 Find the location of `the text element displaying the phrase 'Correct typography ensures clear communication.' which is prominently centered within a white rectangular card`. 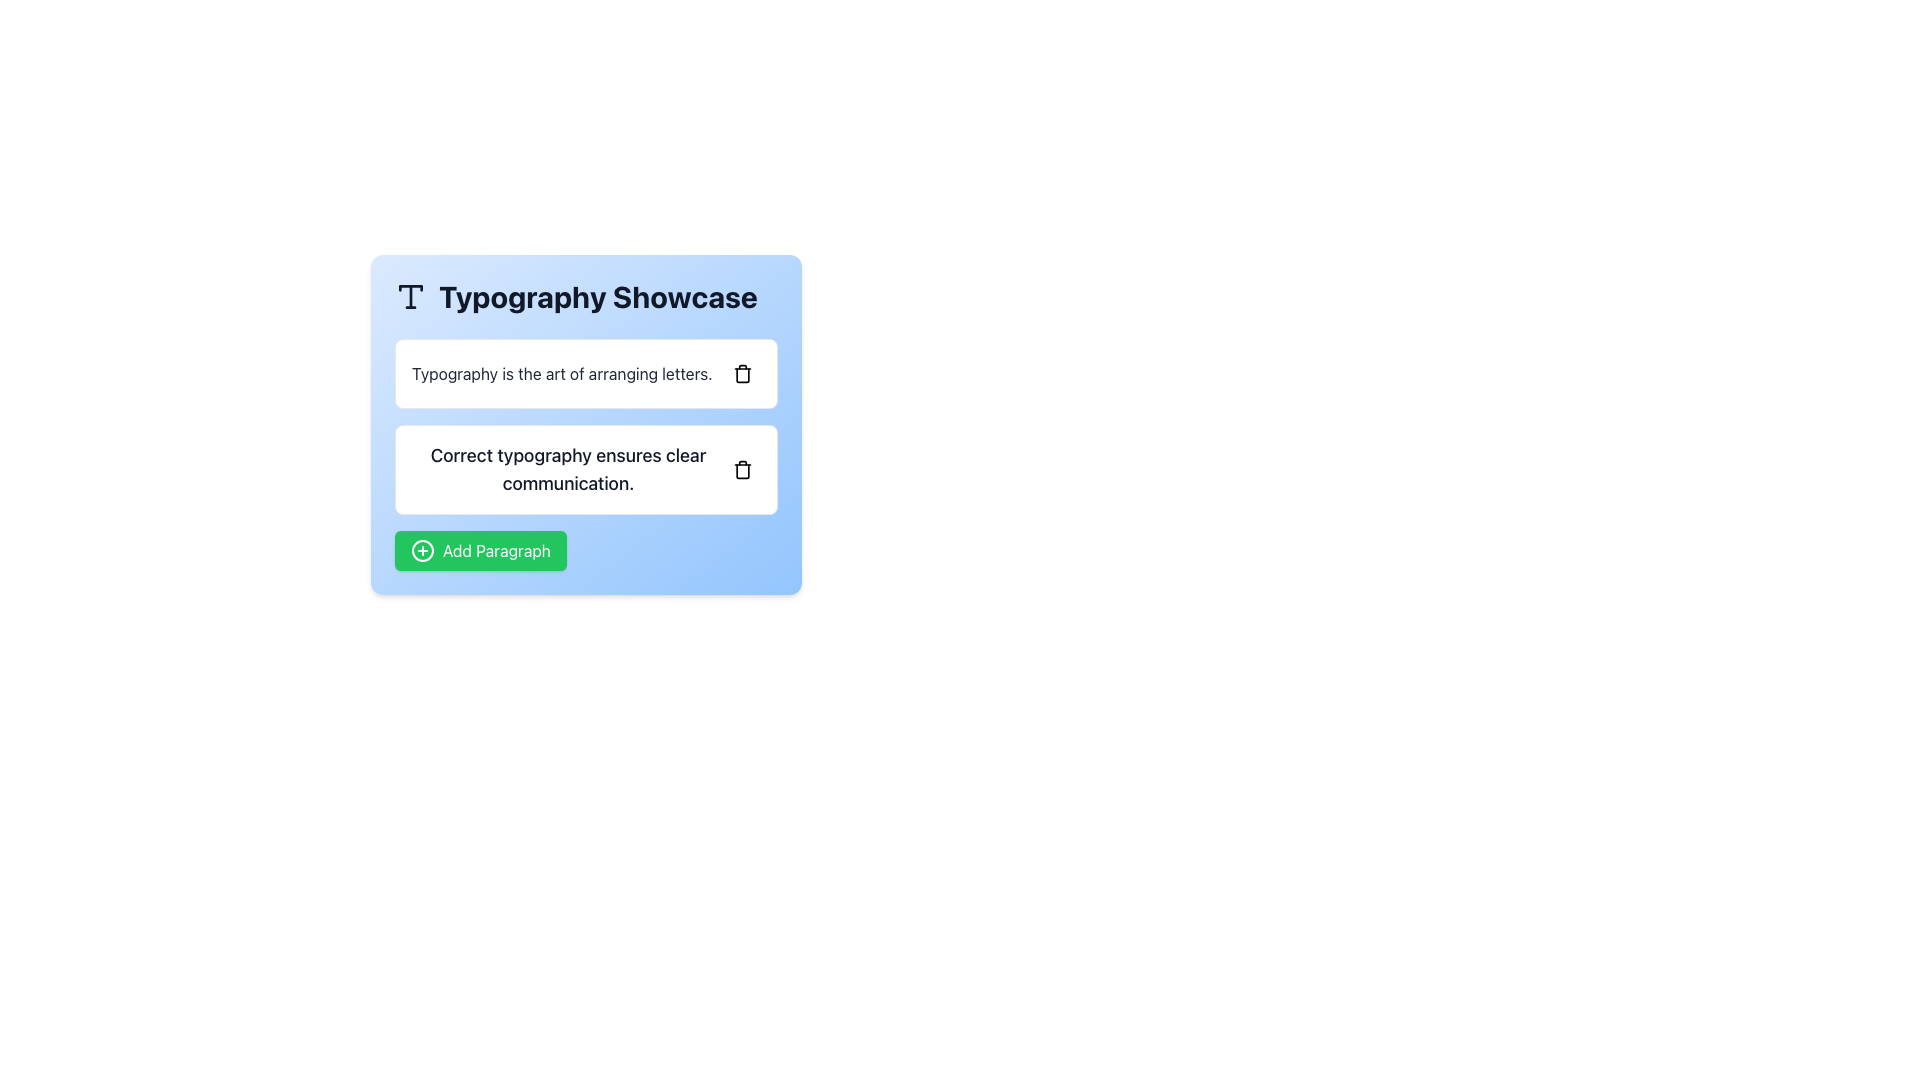

the text element displaying the phrase 'Correct typography ensures clear communication.' which is prominently centered within a white rectangular card is located at coordinates (567, 470).